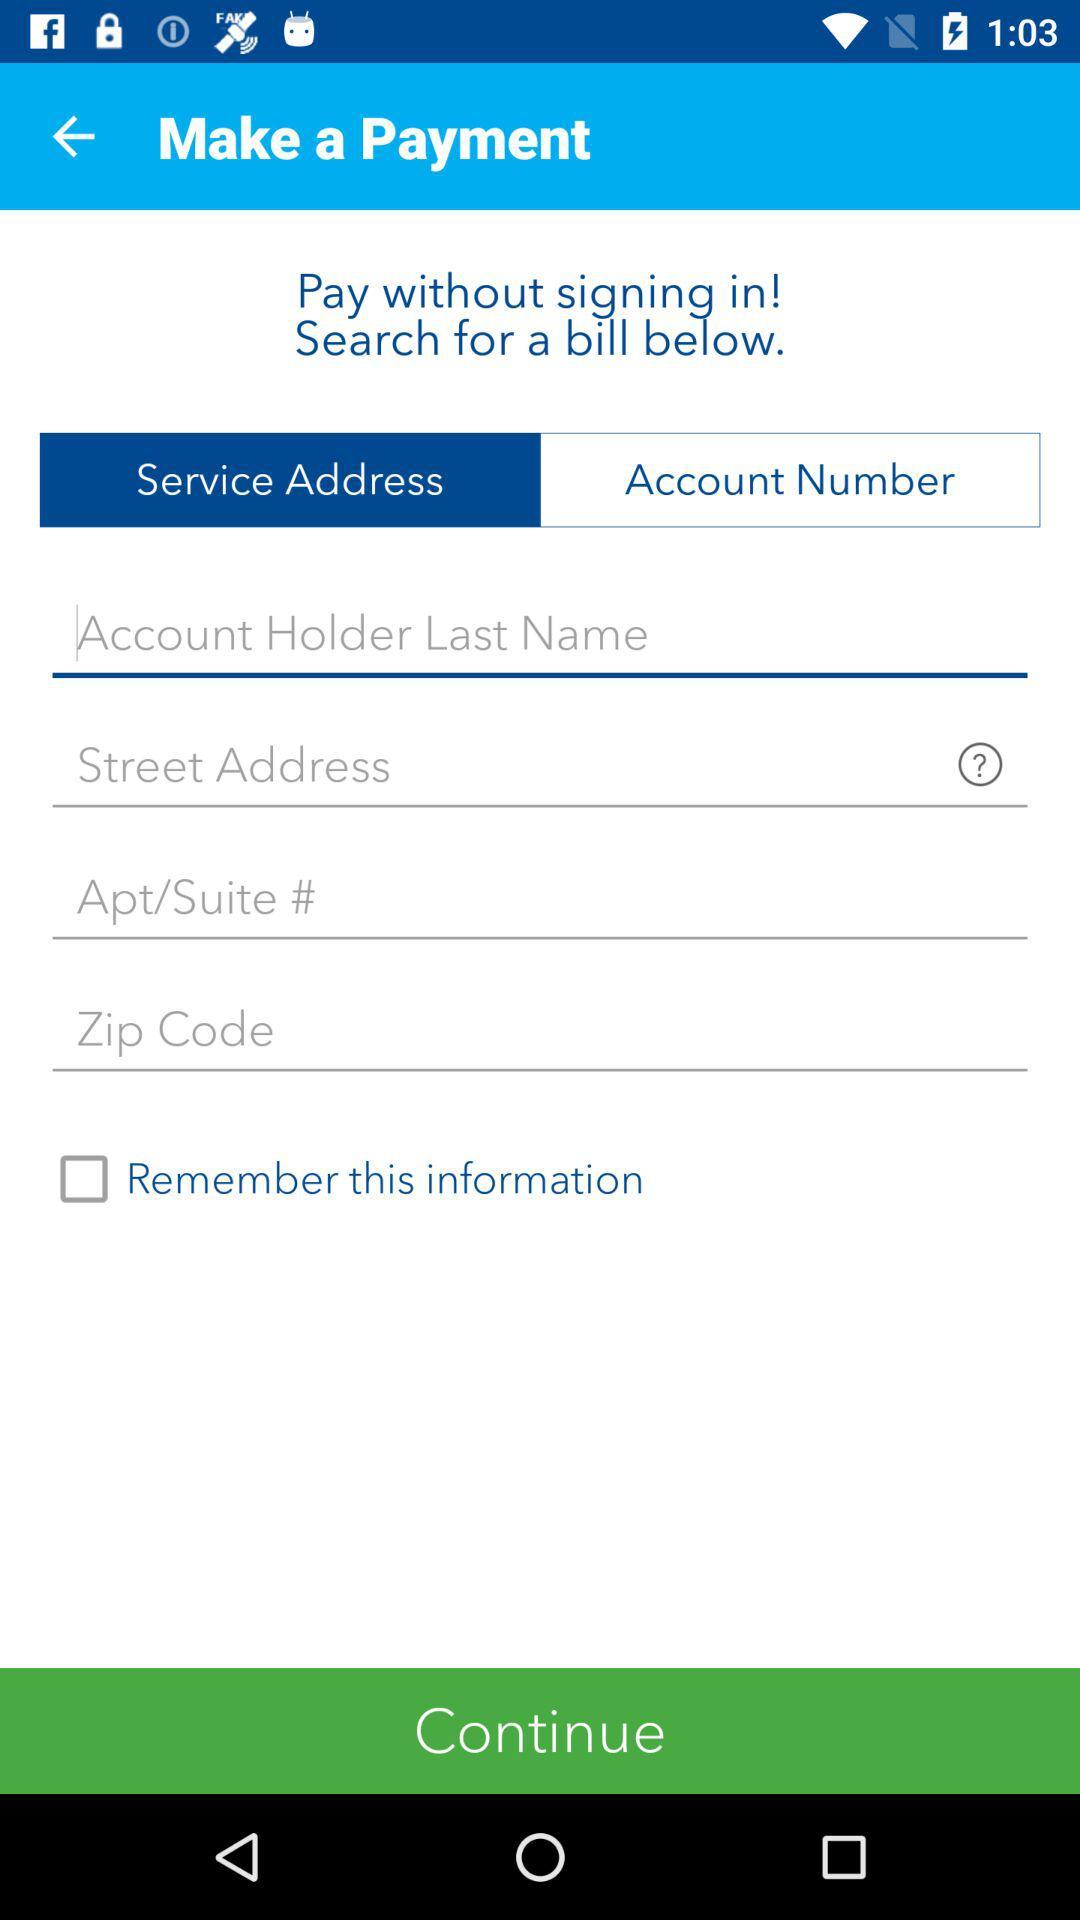 This screenshot has height=1920, width=1080. I want to click on the service address icon, so click(289, 480).